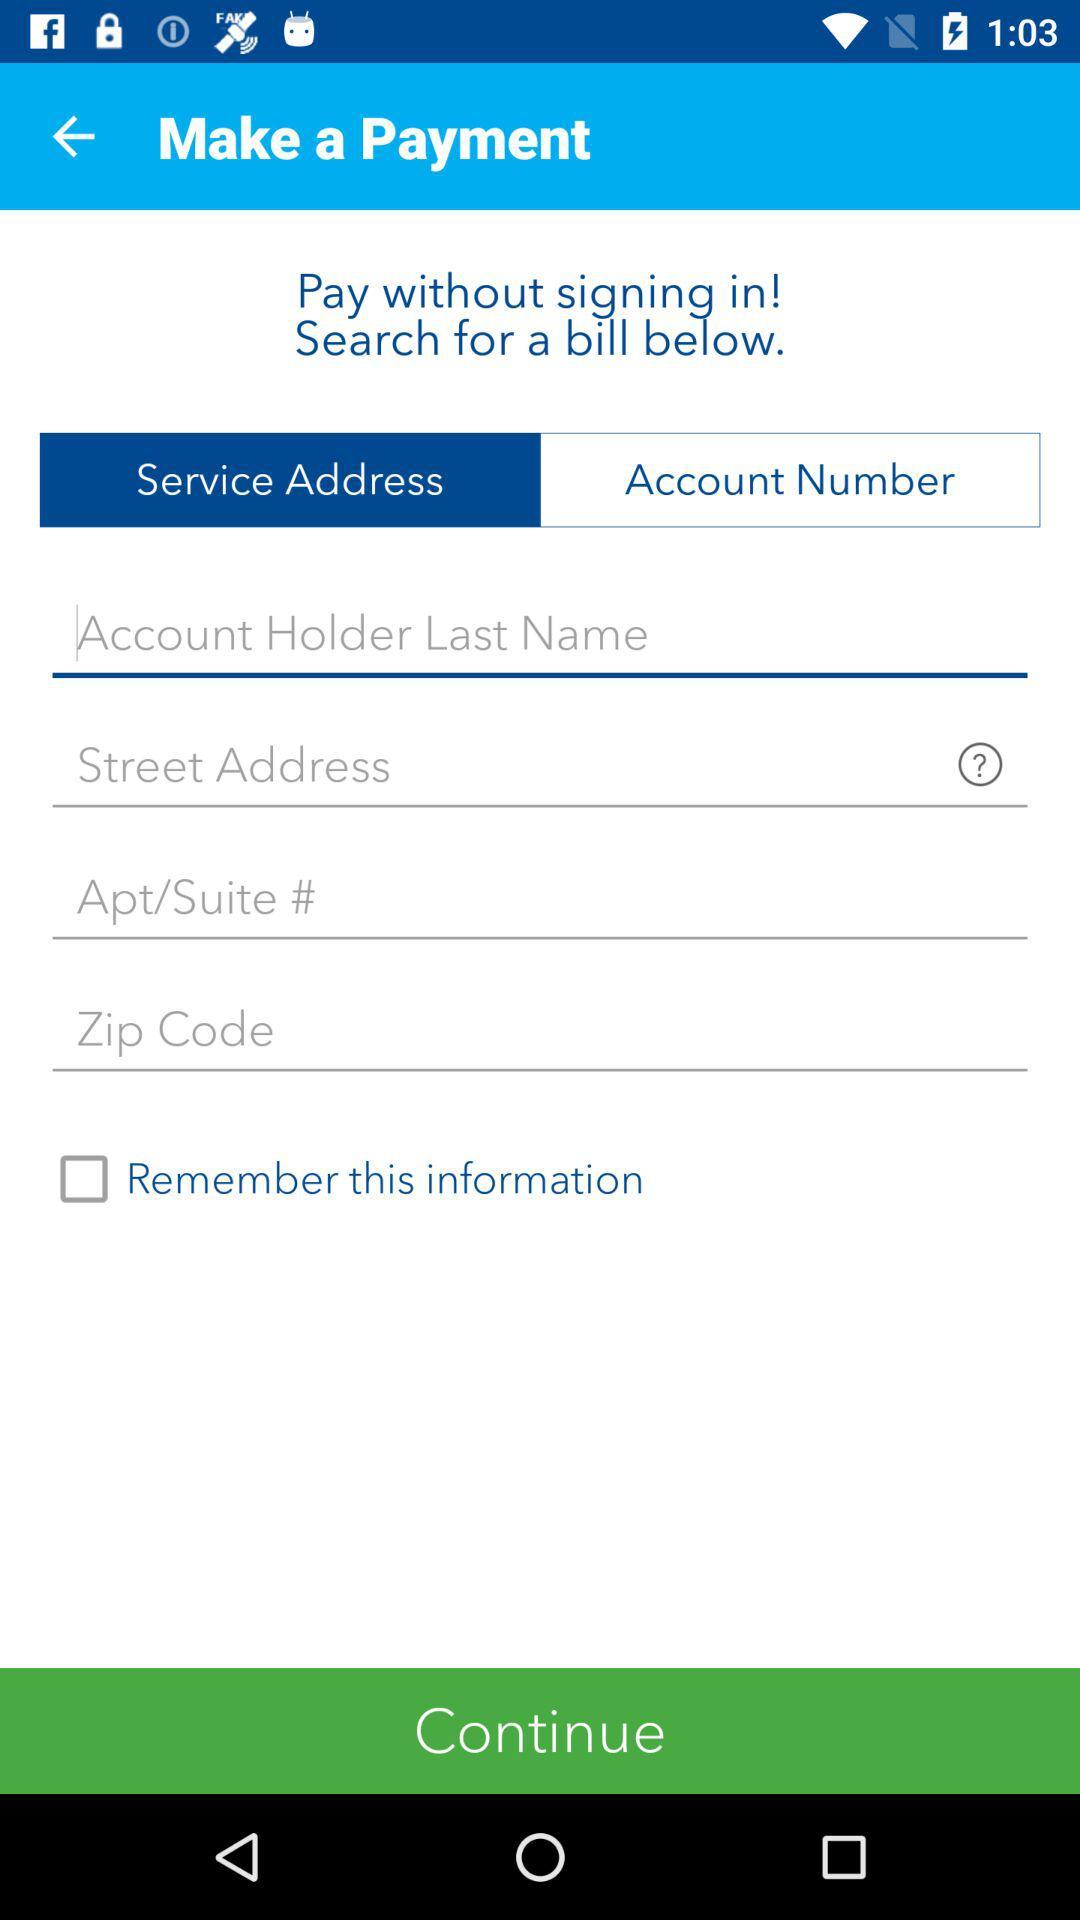 This screenshot has height=1920, width=1080. I want to click on the service address icon, so click(289, 480).